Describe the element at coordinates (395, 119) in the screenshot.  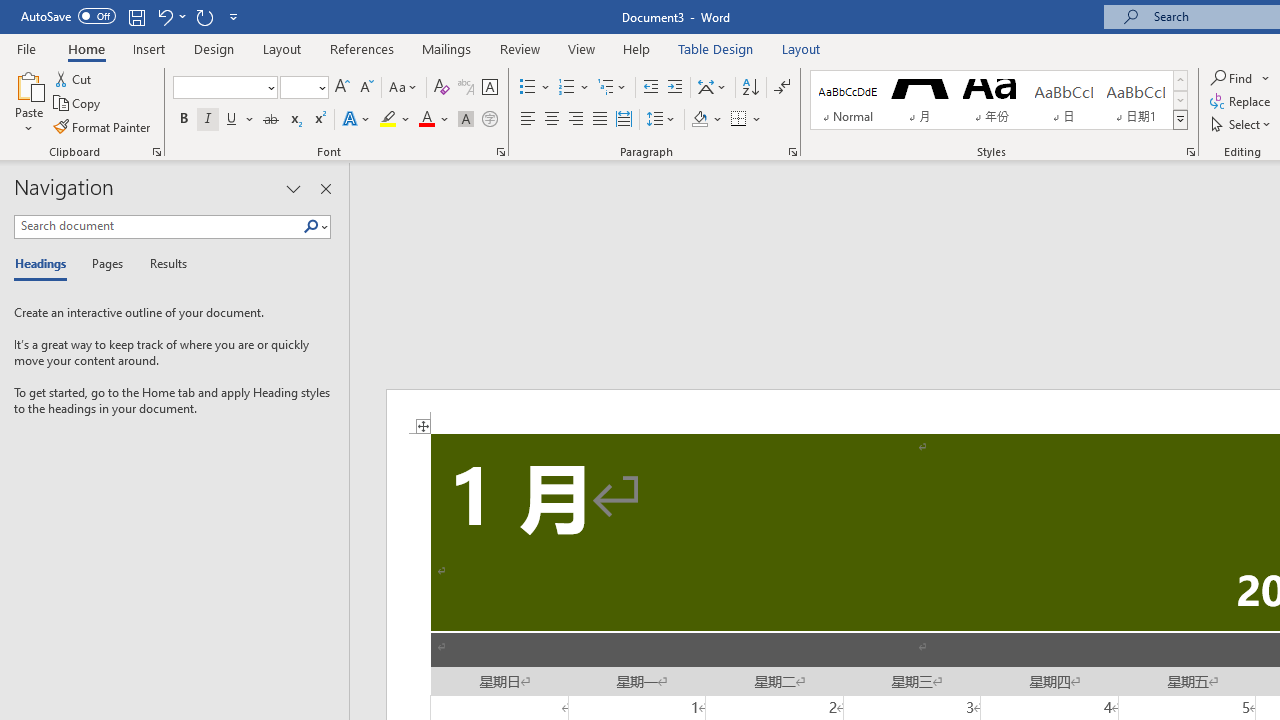
I see `'Text Highlight Color'` at that location.